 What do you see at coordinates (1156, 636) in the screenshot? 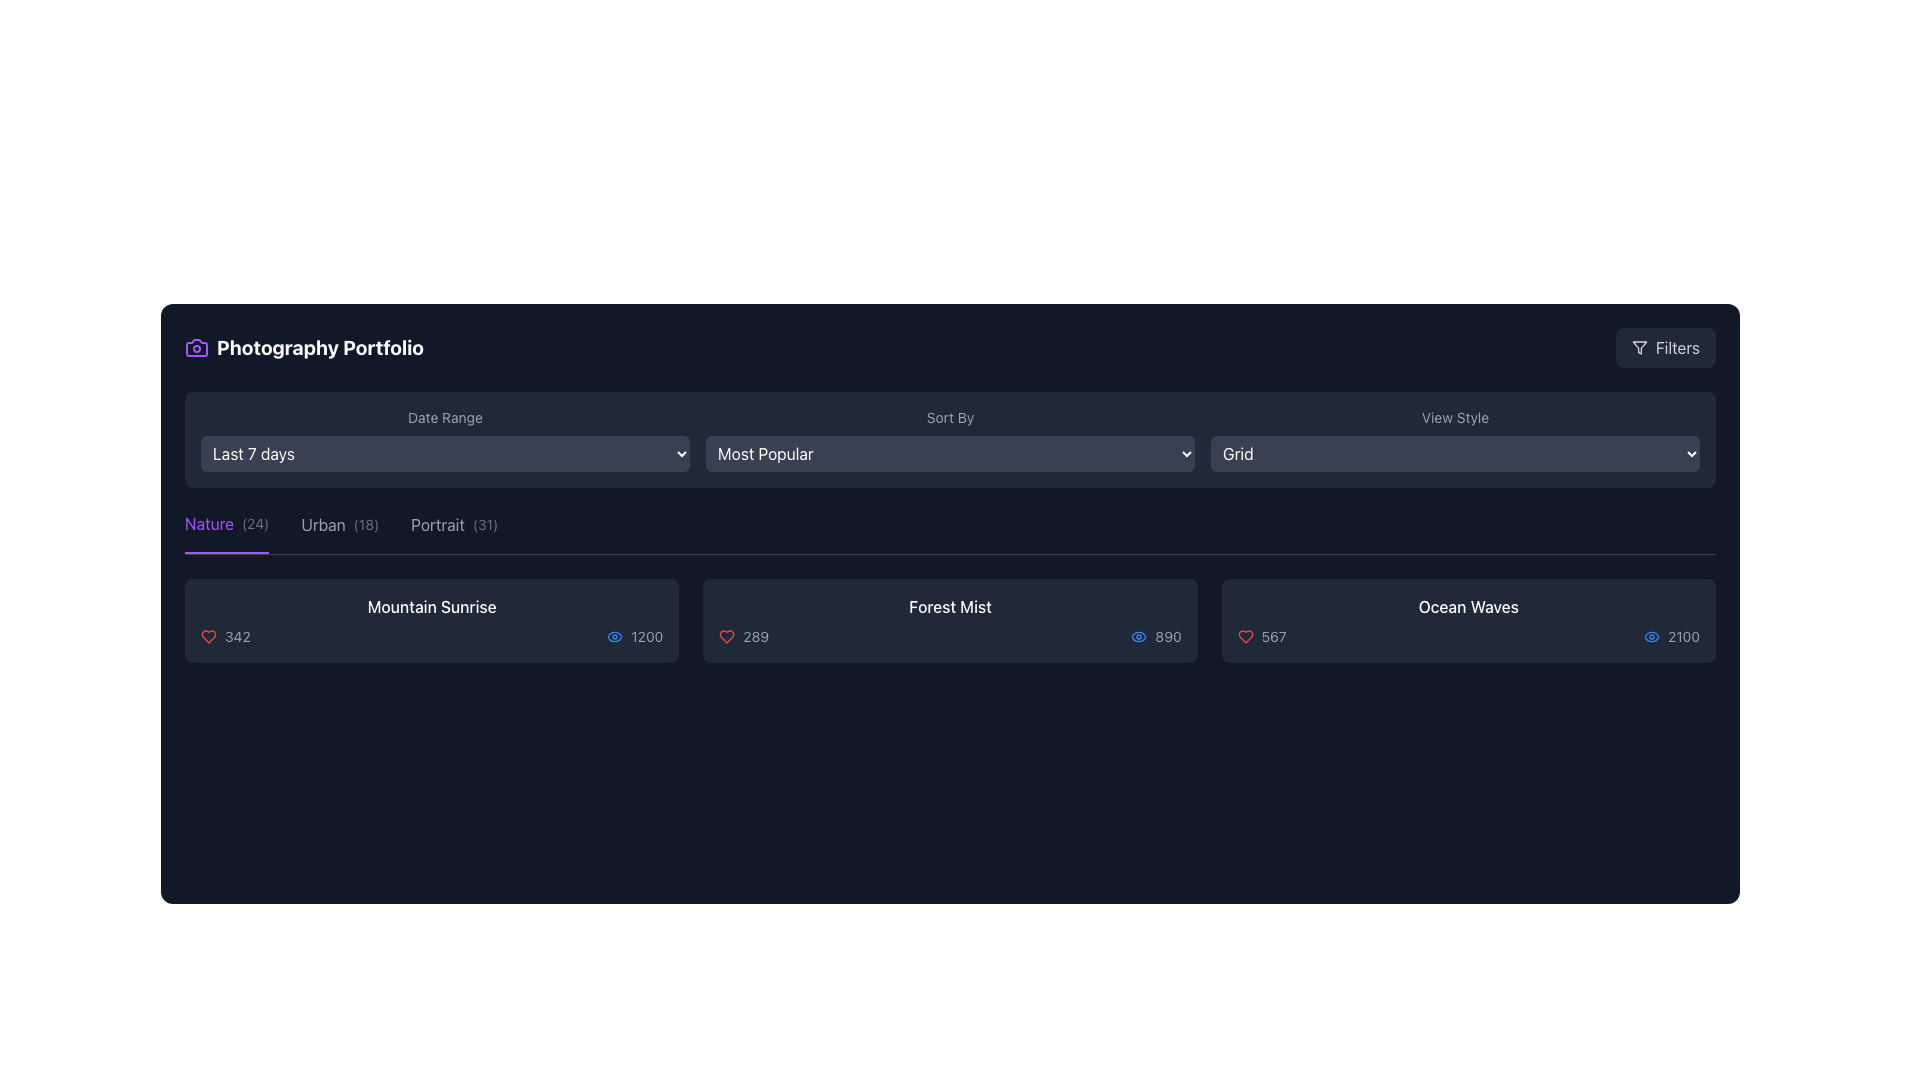
I see `the visual counter element that consists of a blue eye-shaped icon and the numerical text '890' located in the 'Forest Mist' section, specifically the rightmost detail below the title` at bounding box center [1156, 636].